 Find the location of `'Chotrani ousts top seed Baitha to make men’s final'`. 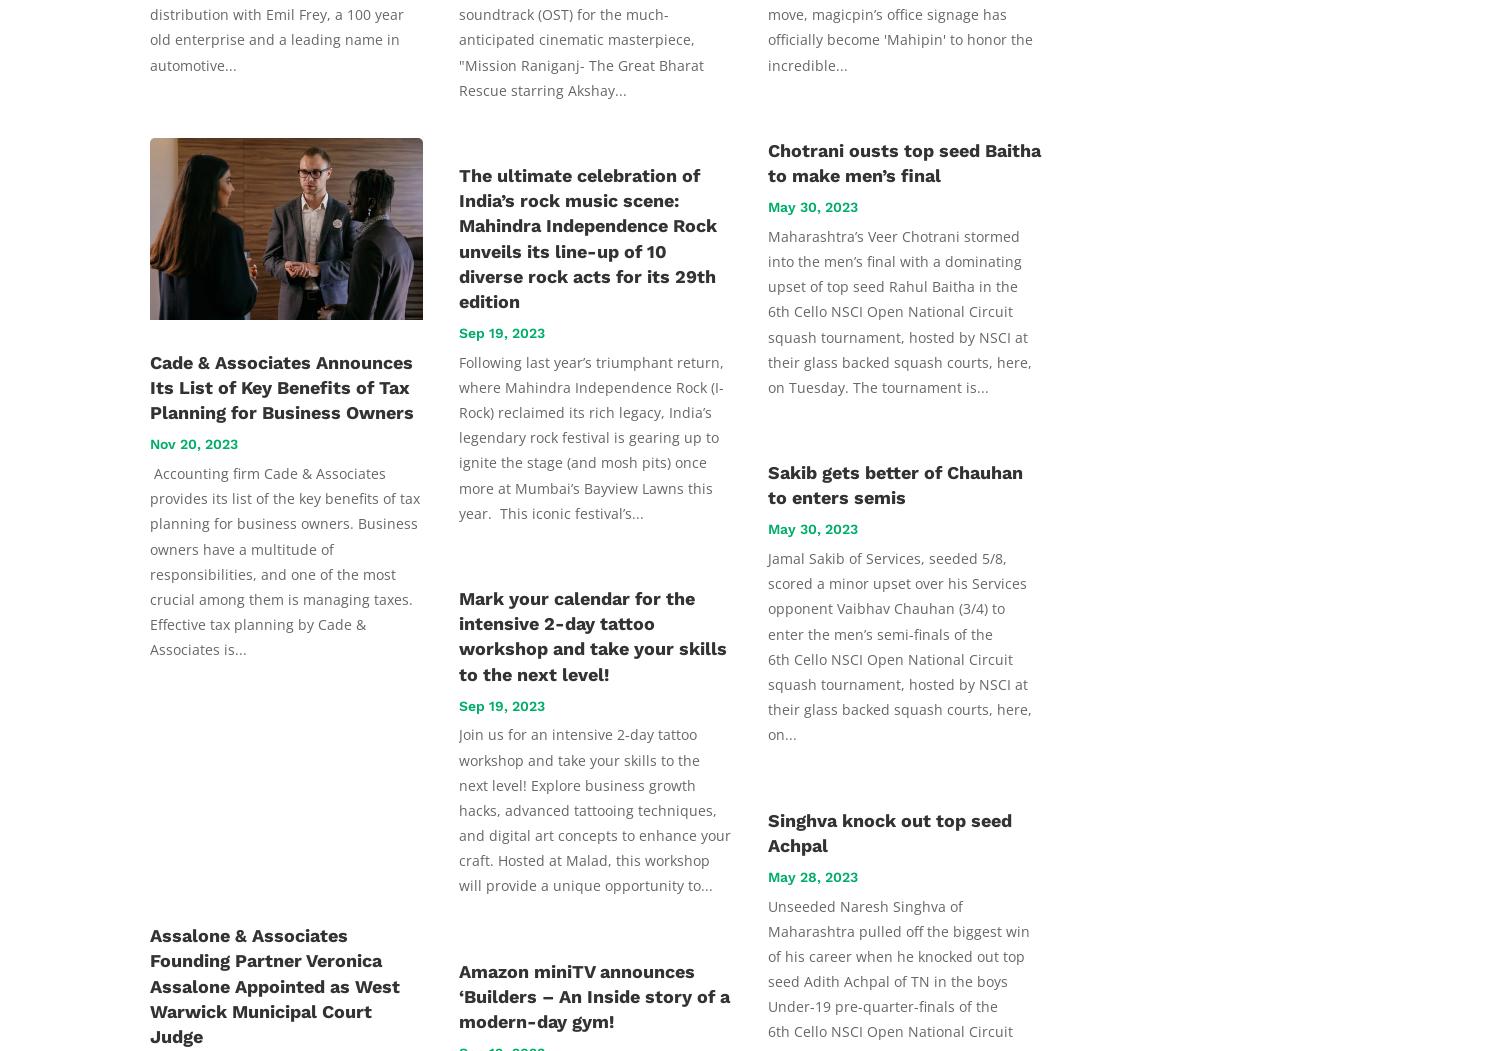

'Chotrani ousts top seed Baitha to make men’s final' is located at coordinates (768, 160).